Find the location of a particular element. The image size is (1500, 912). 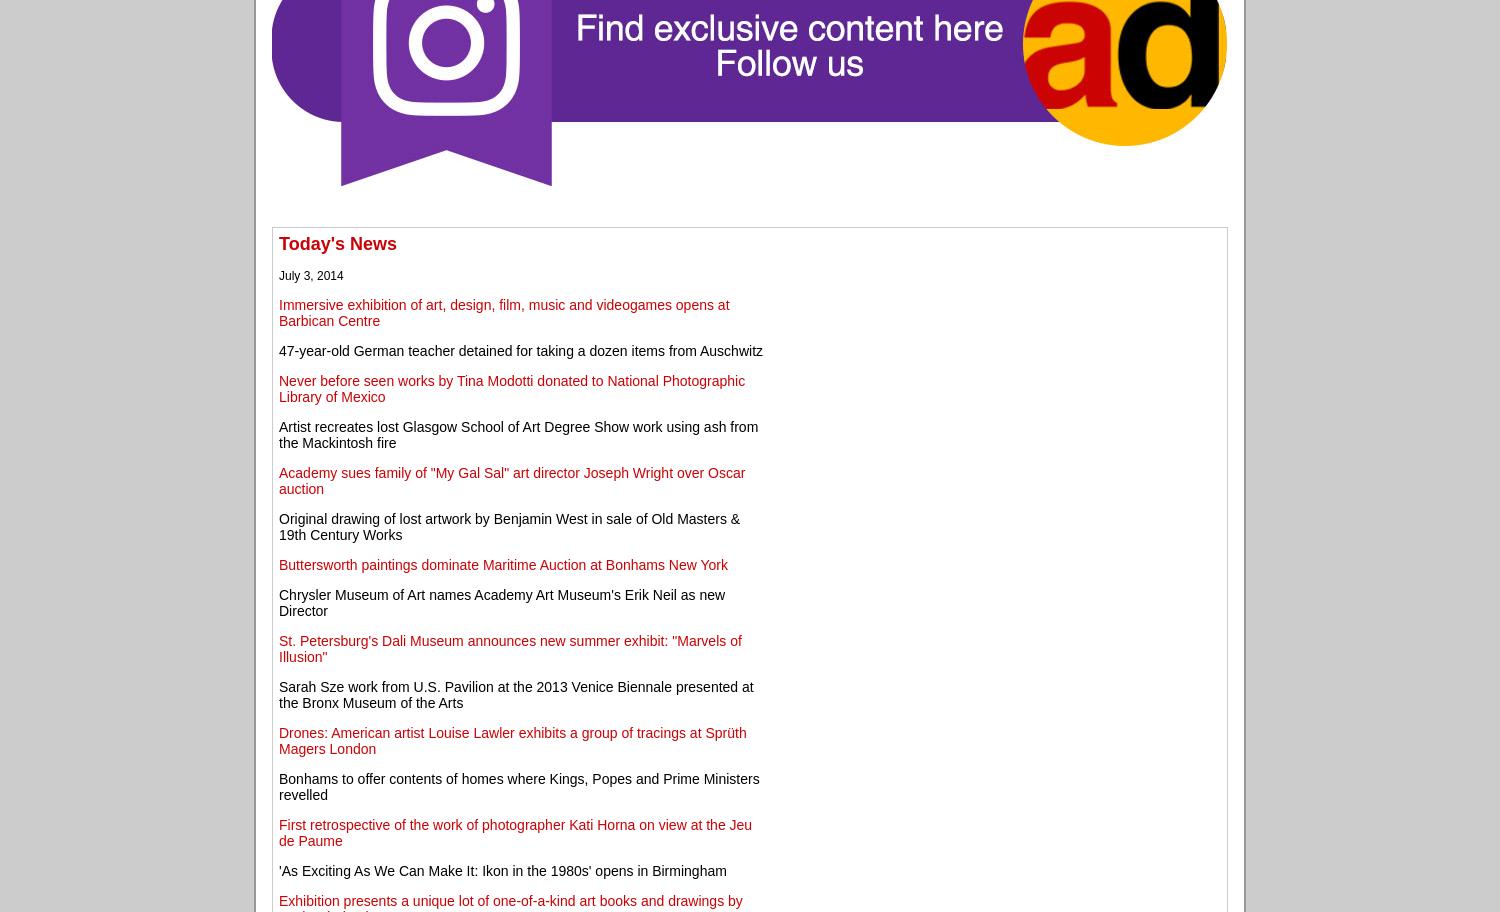

'Immersive exhibition of art, design, film, music and videogames opens at Barbican Centre' is located at coordinates (504, 311).